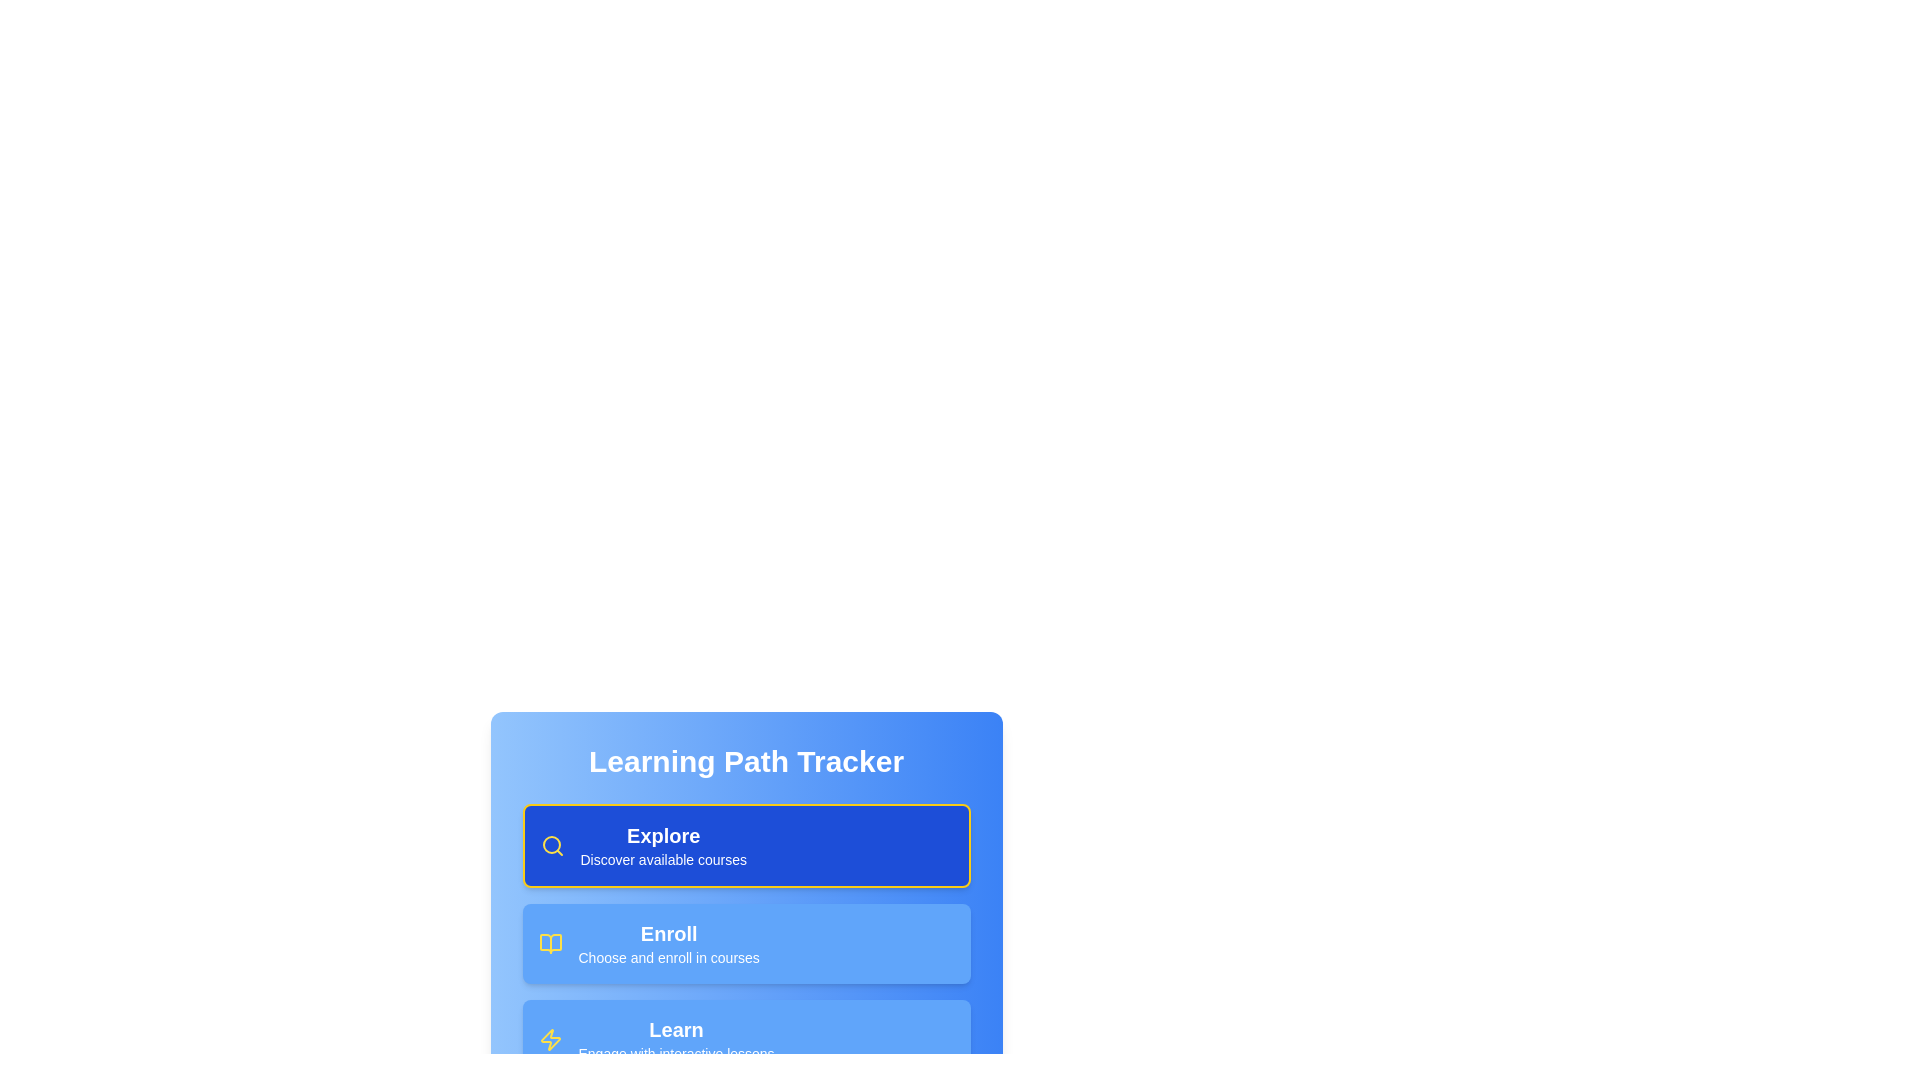 This screenshot has width=1920, height=1080. I want to click on the function represented, so click(552, 845).